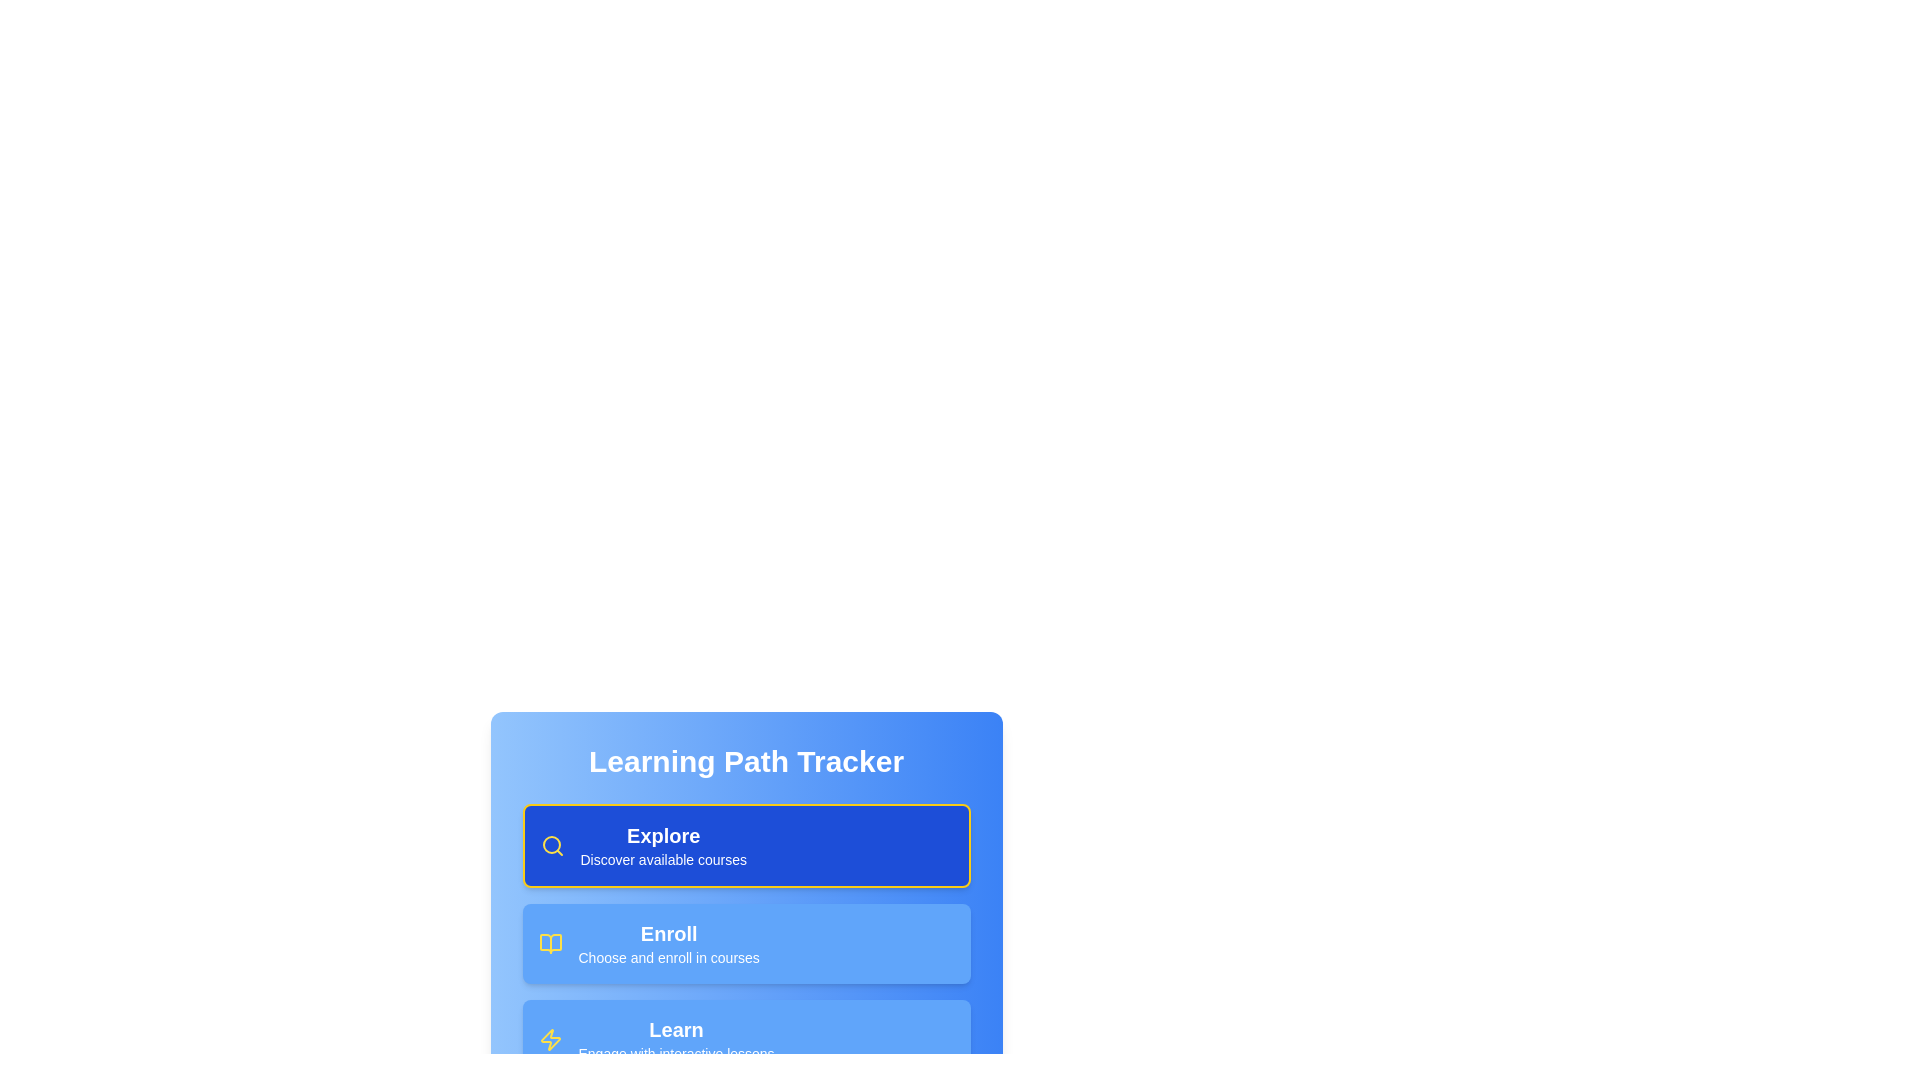 This screenshot has width=1920, height=1080. I want to click on the function represented, so click(552, 845).